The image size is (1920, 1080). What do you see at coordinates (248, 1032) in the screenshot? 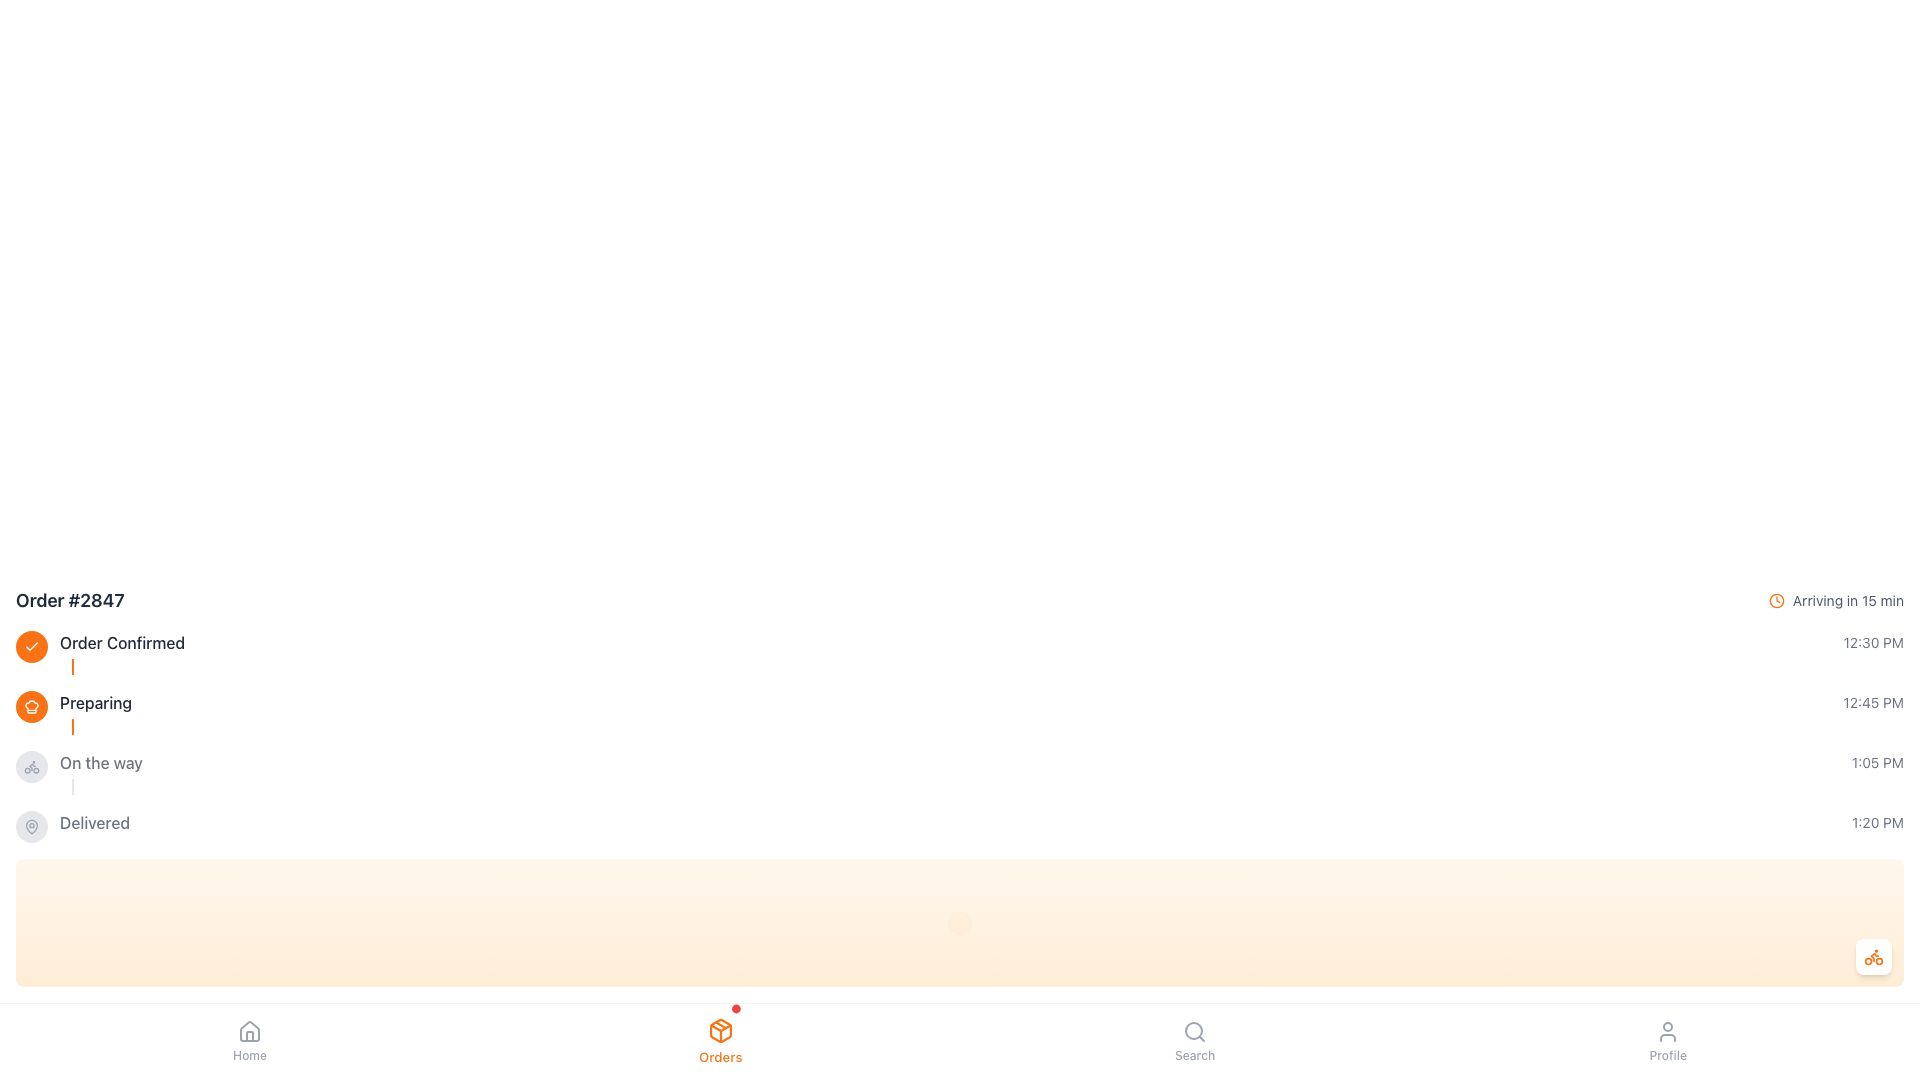
I see `the 'Home' navigation icon located in the bottom navigation bar` at bounding box center [248, 1032].